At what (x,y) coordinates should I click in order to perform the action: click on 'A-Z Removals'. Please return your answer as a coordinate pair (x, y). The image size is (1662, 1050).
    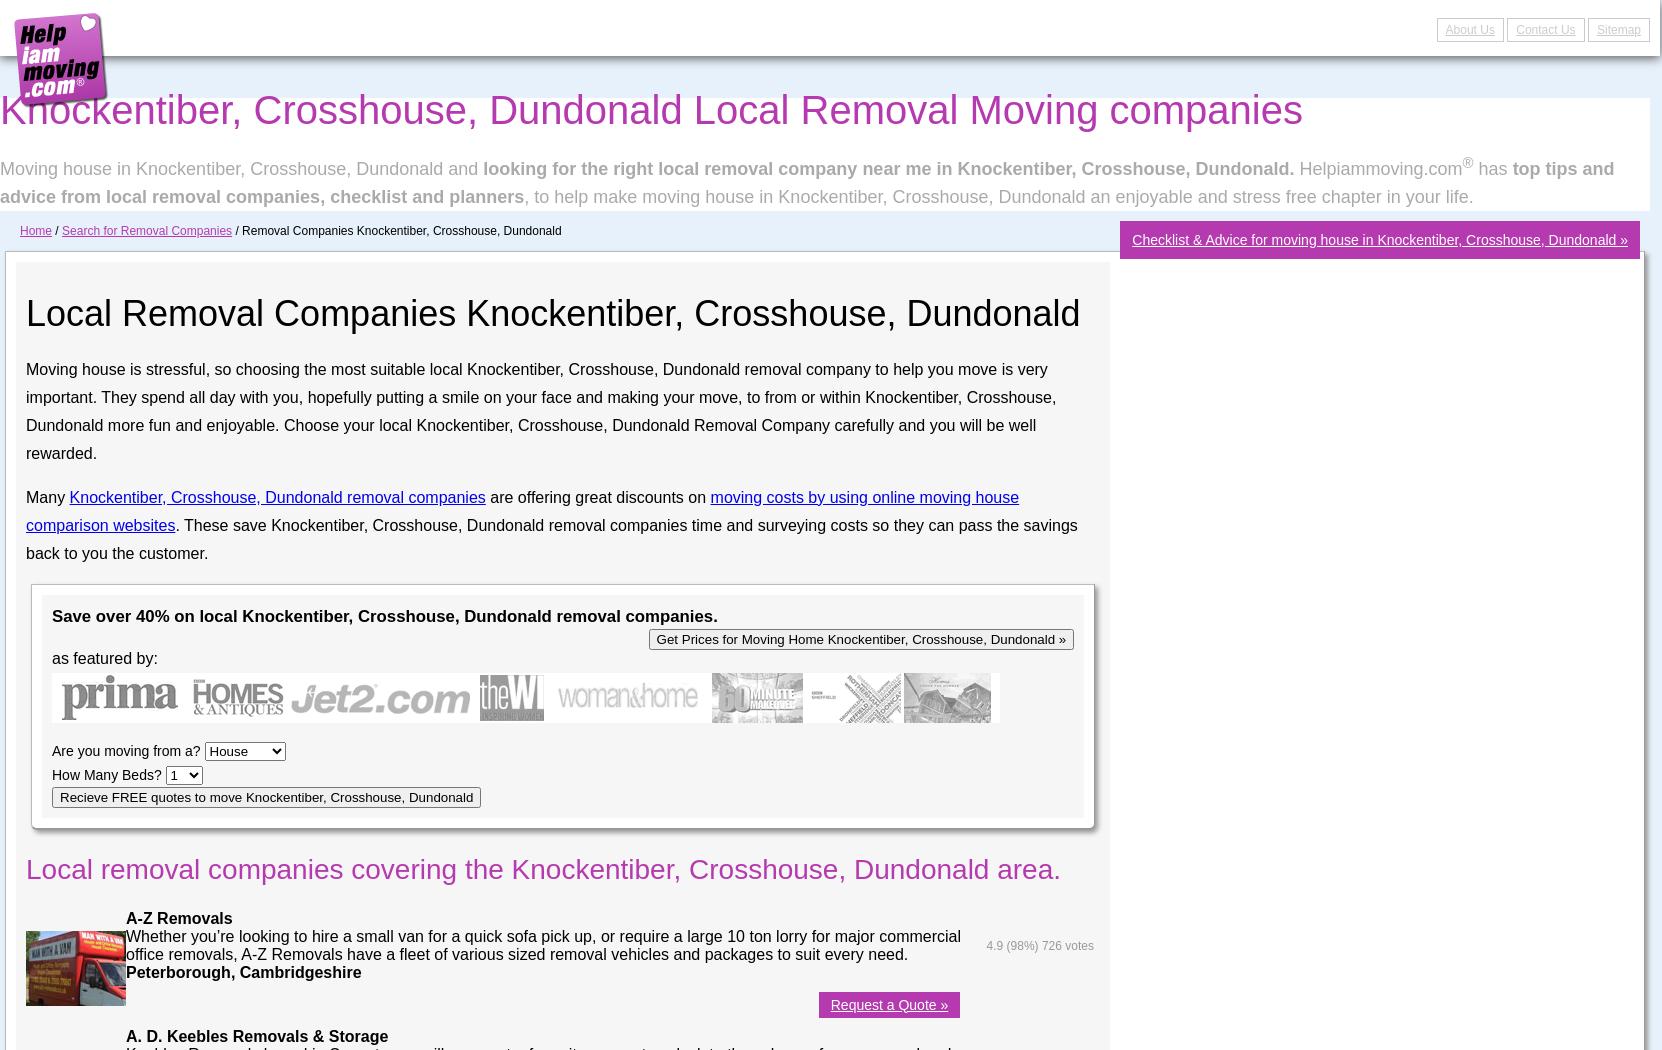
    Looking at the image, I should click on (177, 917).